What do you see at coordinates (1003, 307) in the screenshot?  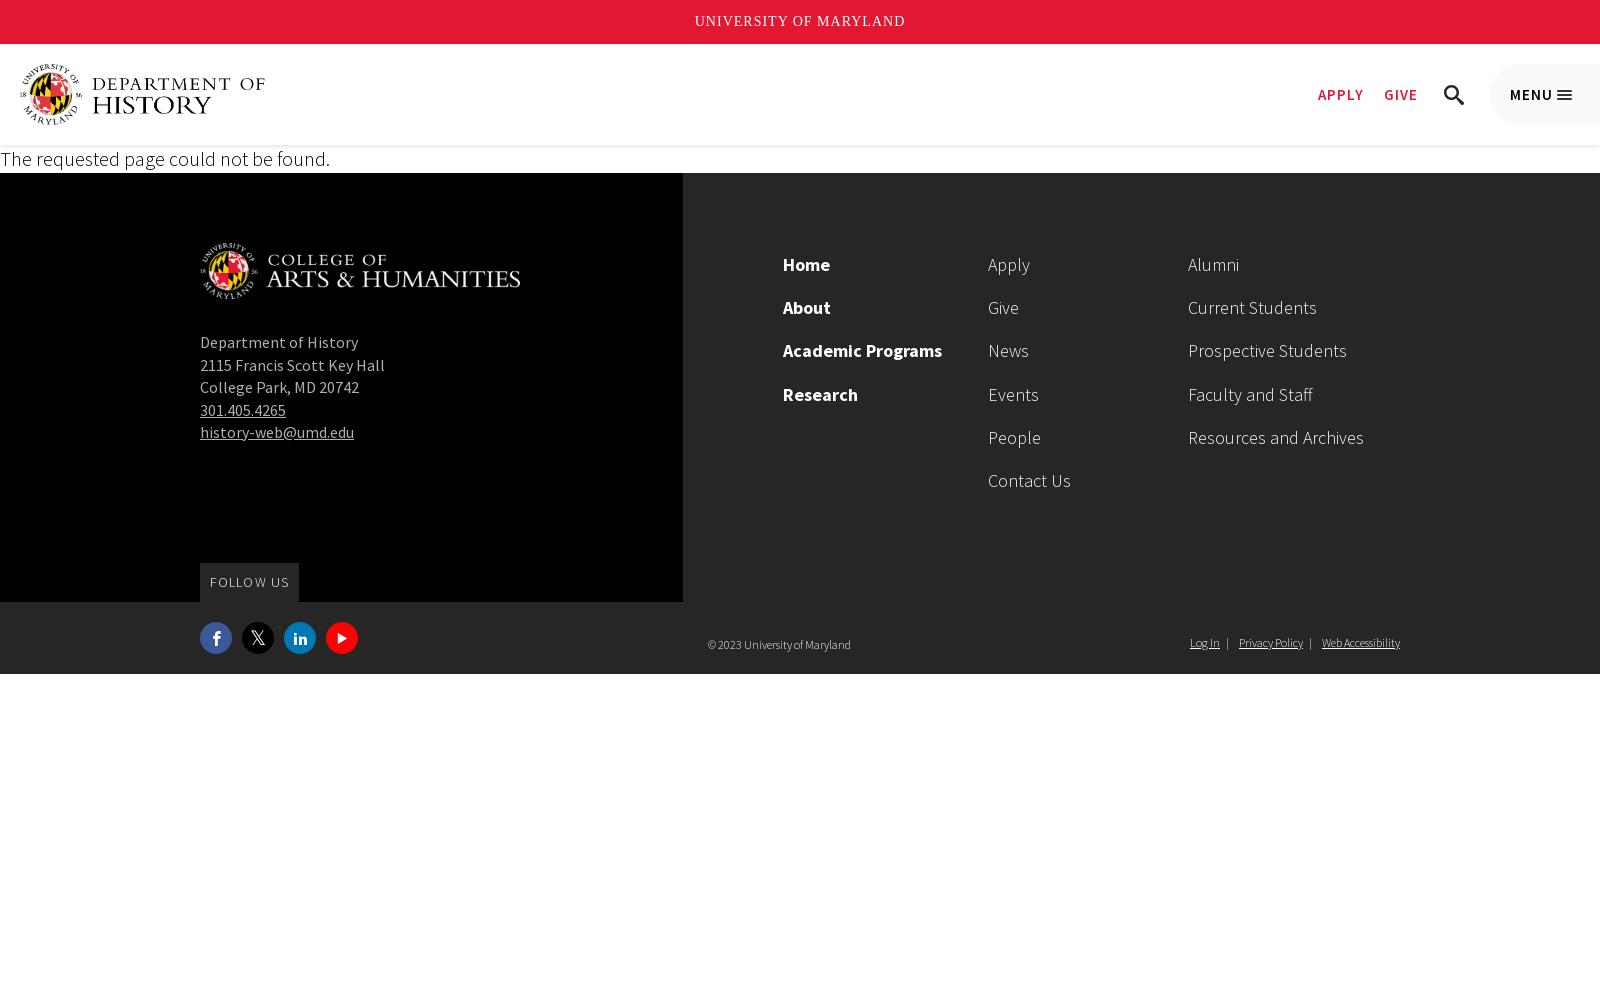 I see `'Give'` at bounding box center [1003, 307].